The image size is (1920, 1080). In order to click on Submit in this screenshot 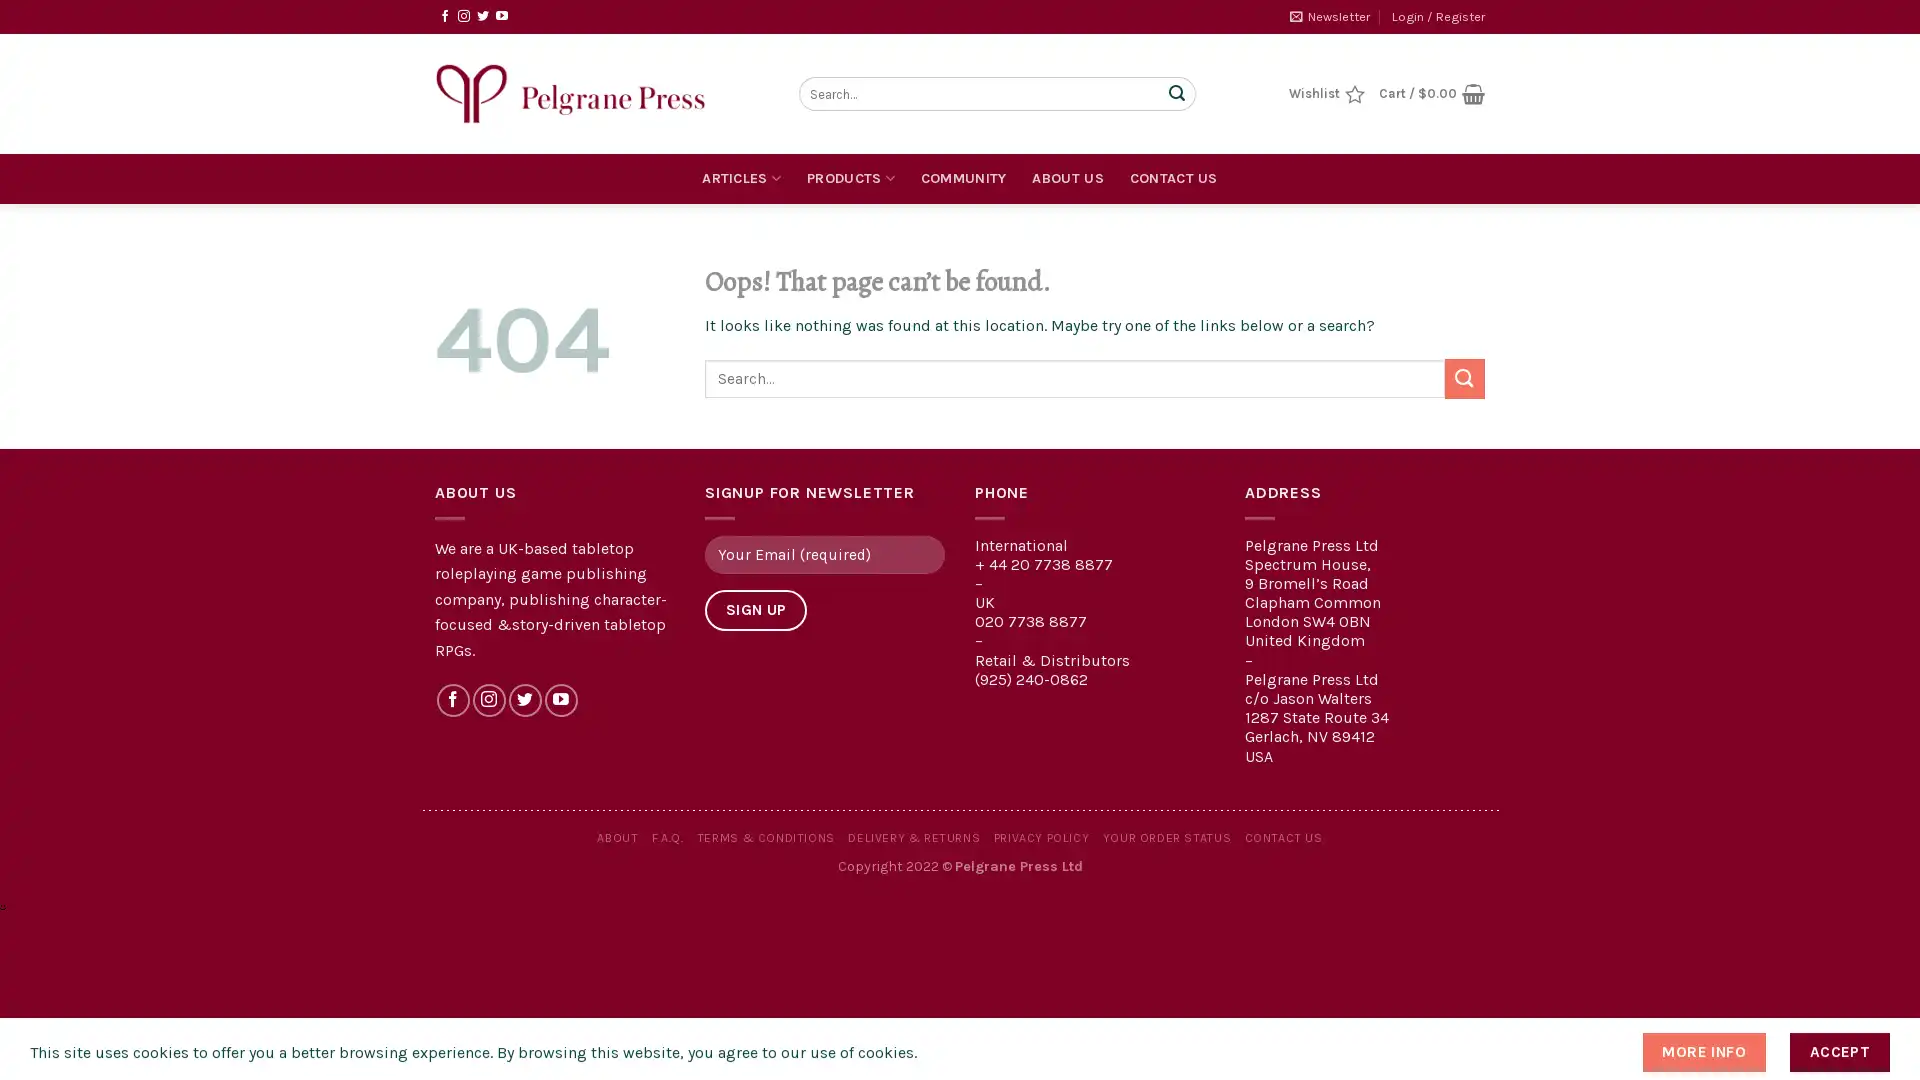, I will do `click(1176, 93)`.